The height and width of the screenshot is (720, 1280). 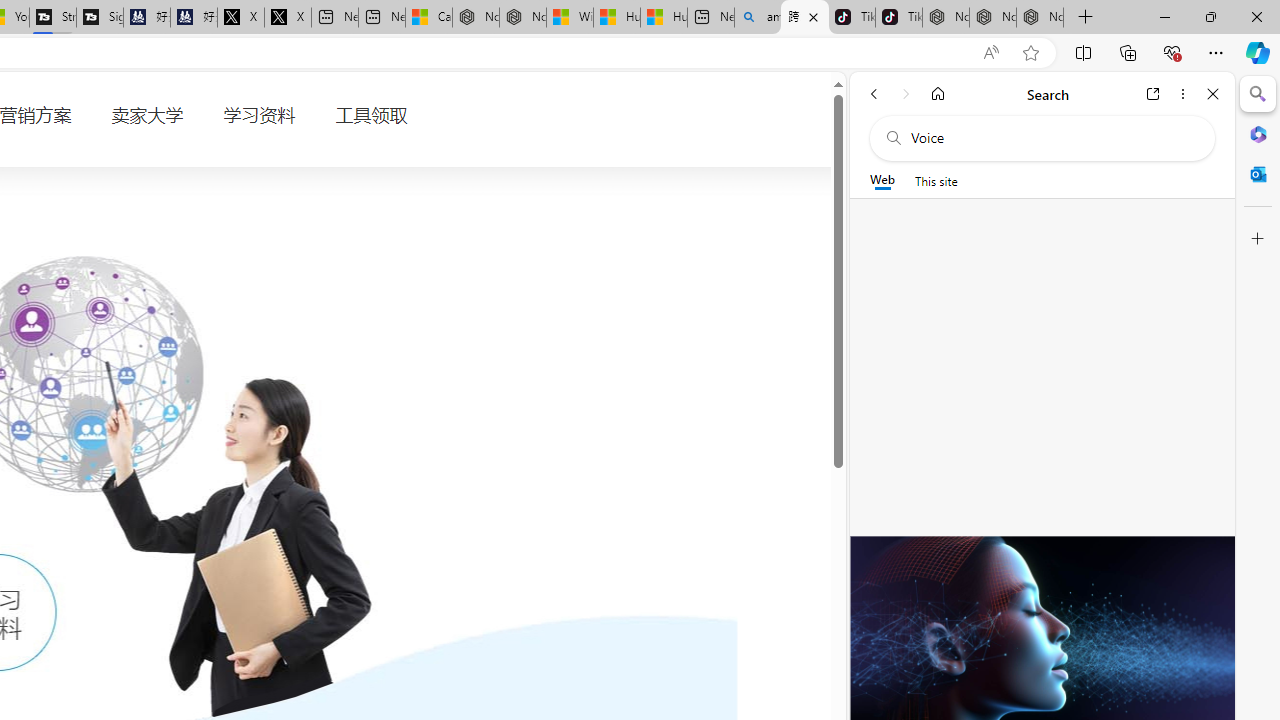 What do you see at coordinates (935, 180) in the screenshot?
I see `'This site scope'` at bounding box center [935, 180].